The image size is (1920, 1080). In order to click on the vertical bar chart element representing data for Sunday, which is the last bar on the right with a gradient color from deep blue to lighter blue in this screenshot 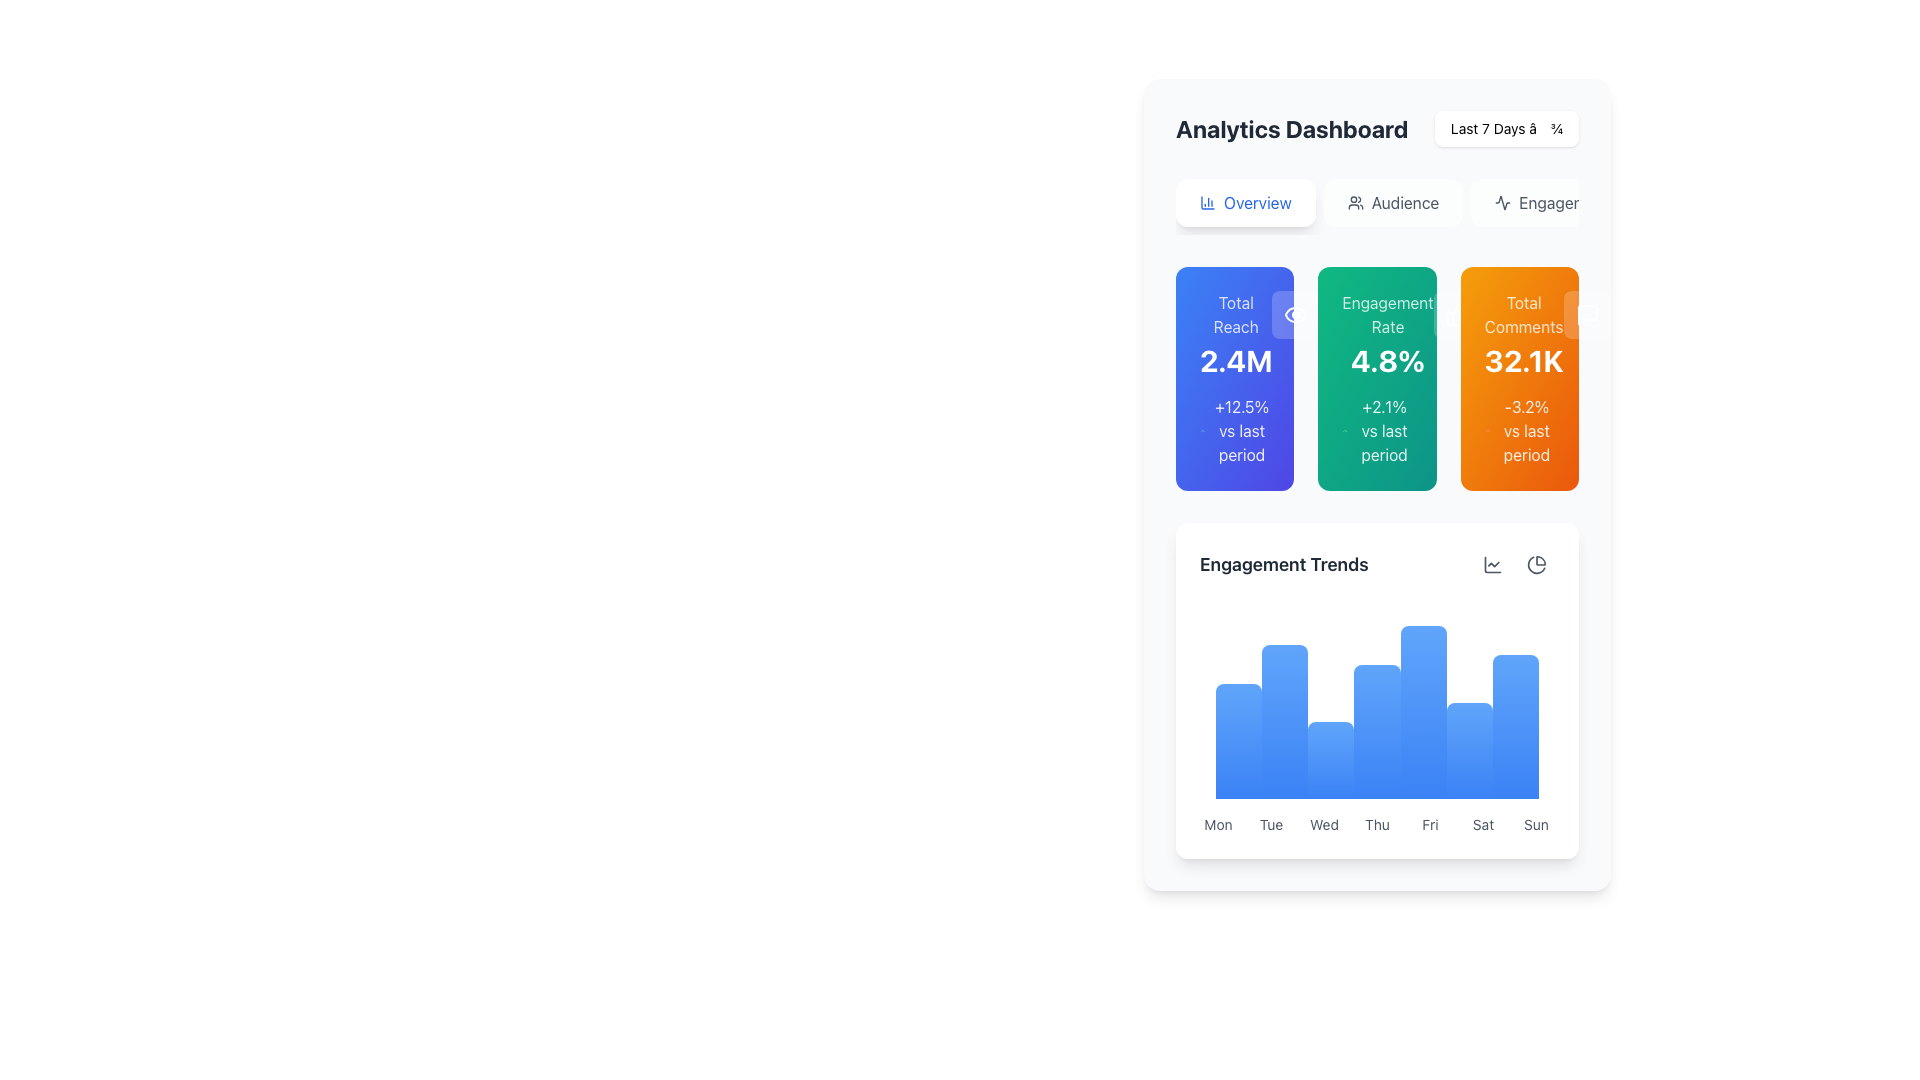, I will do `click(1515, 726)`.